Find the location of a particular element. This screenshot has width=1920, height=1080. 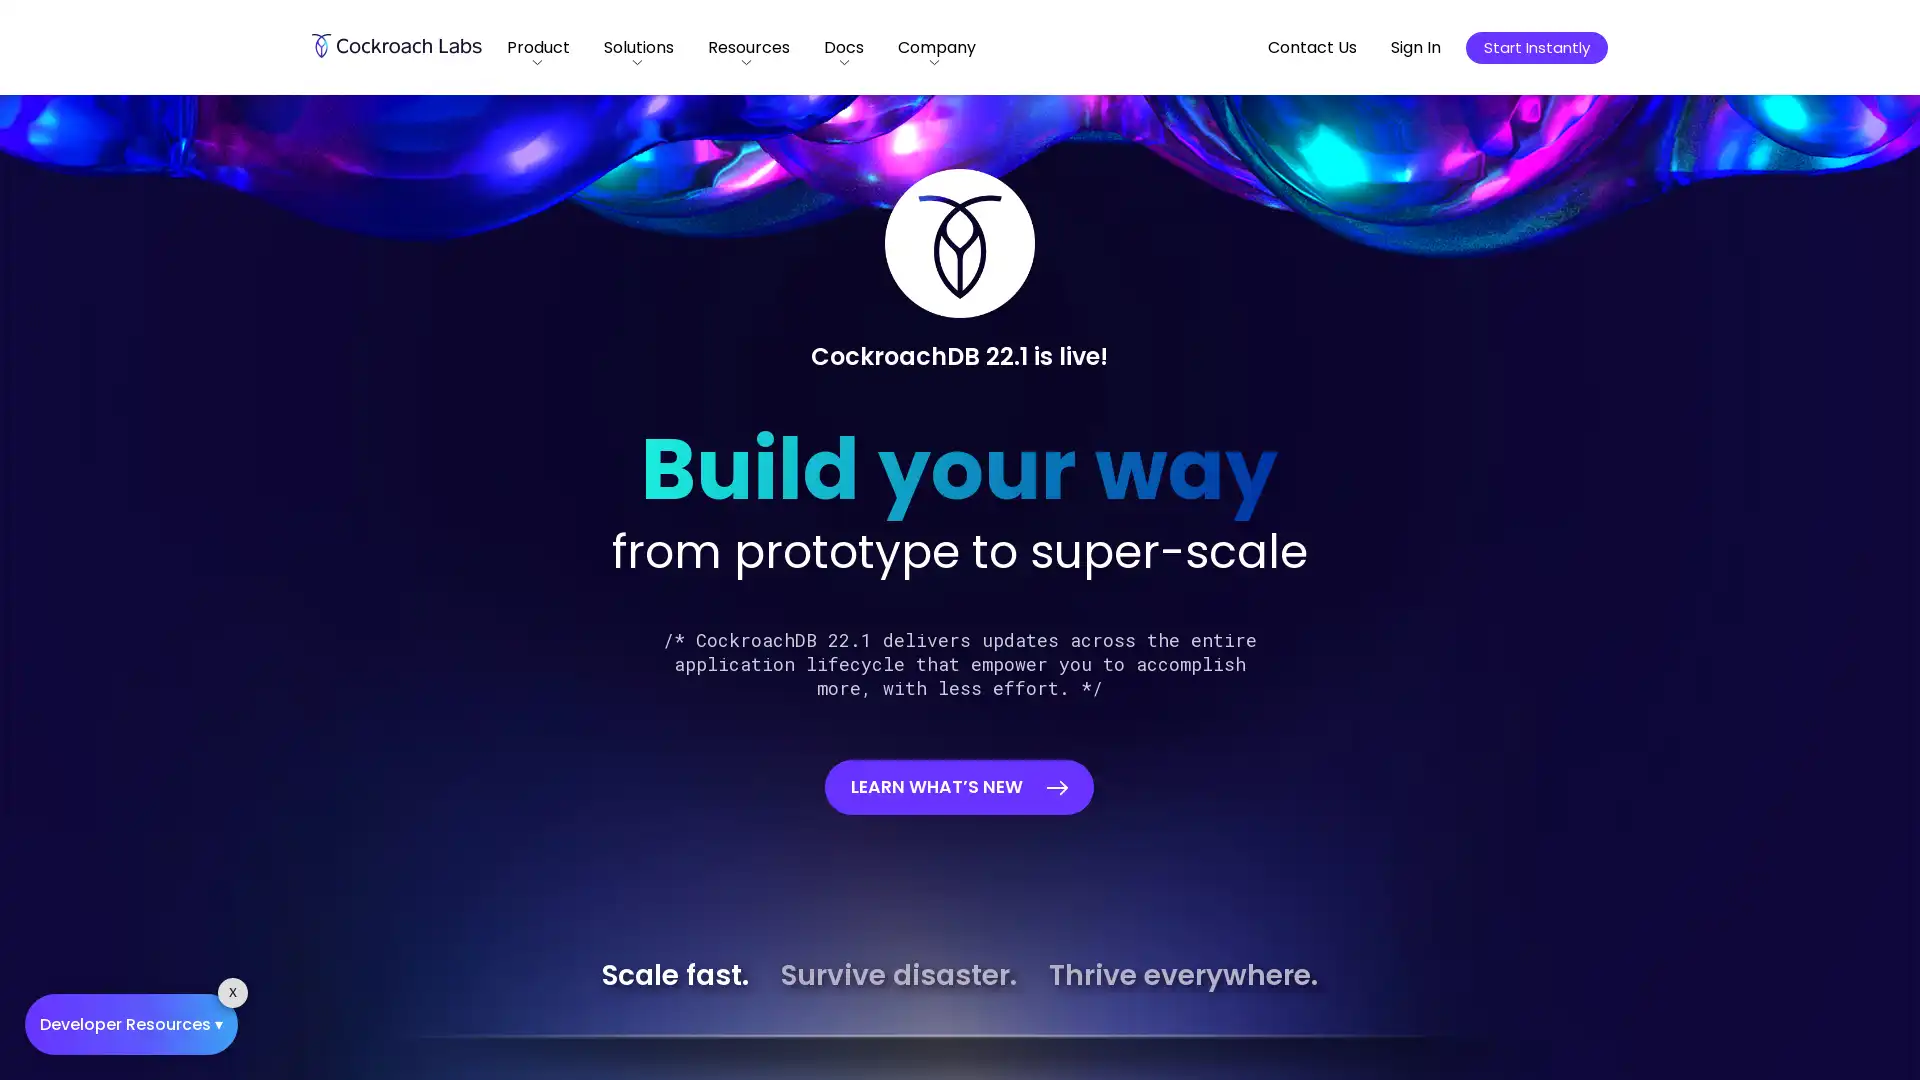

Contact Us is located at coordinates (1312, 46).